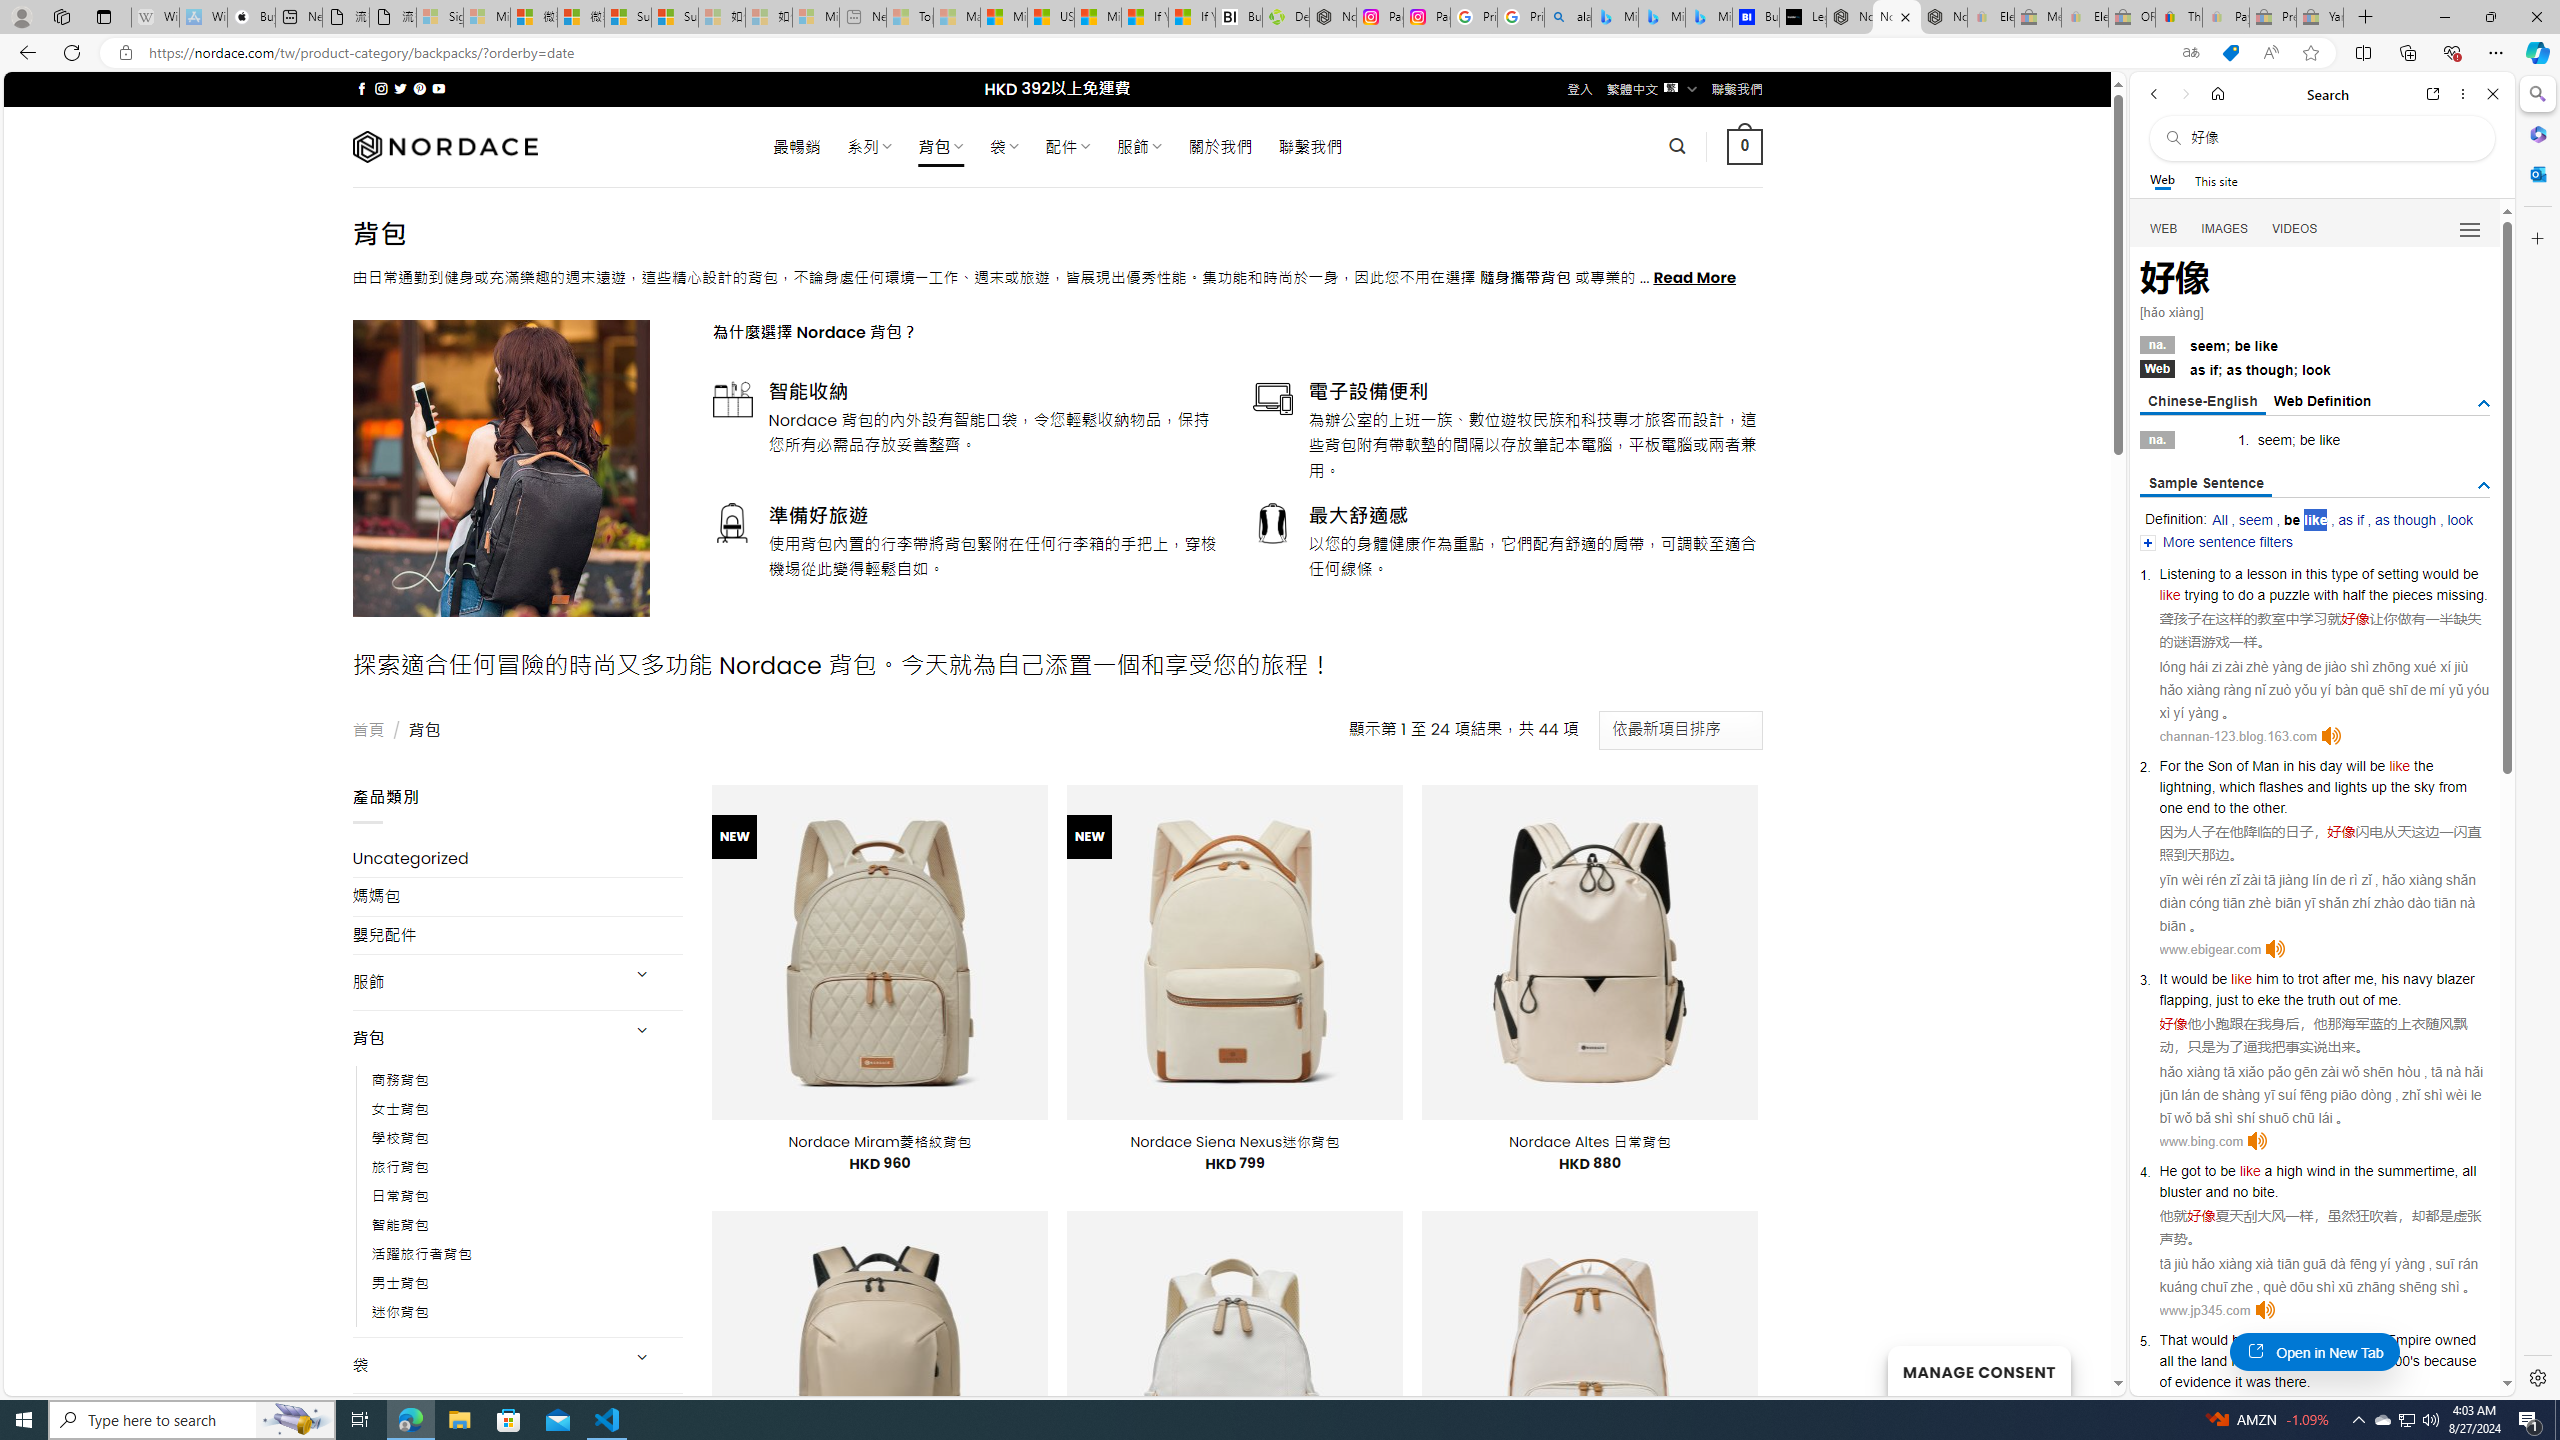 Image resolution: width=2560 pixels, height=1440 pixels. I want to click on 'channan-123.blog.163.com', so click(2237, 735).